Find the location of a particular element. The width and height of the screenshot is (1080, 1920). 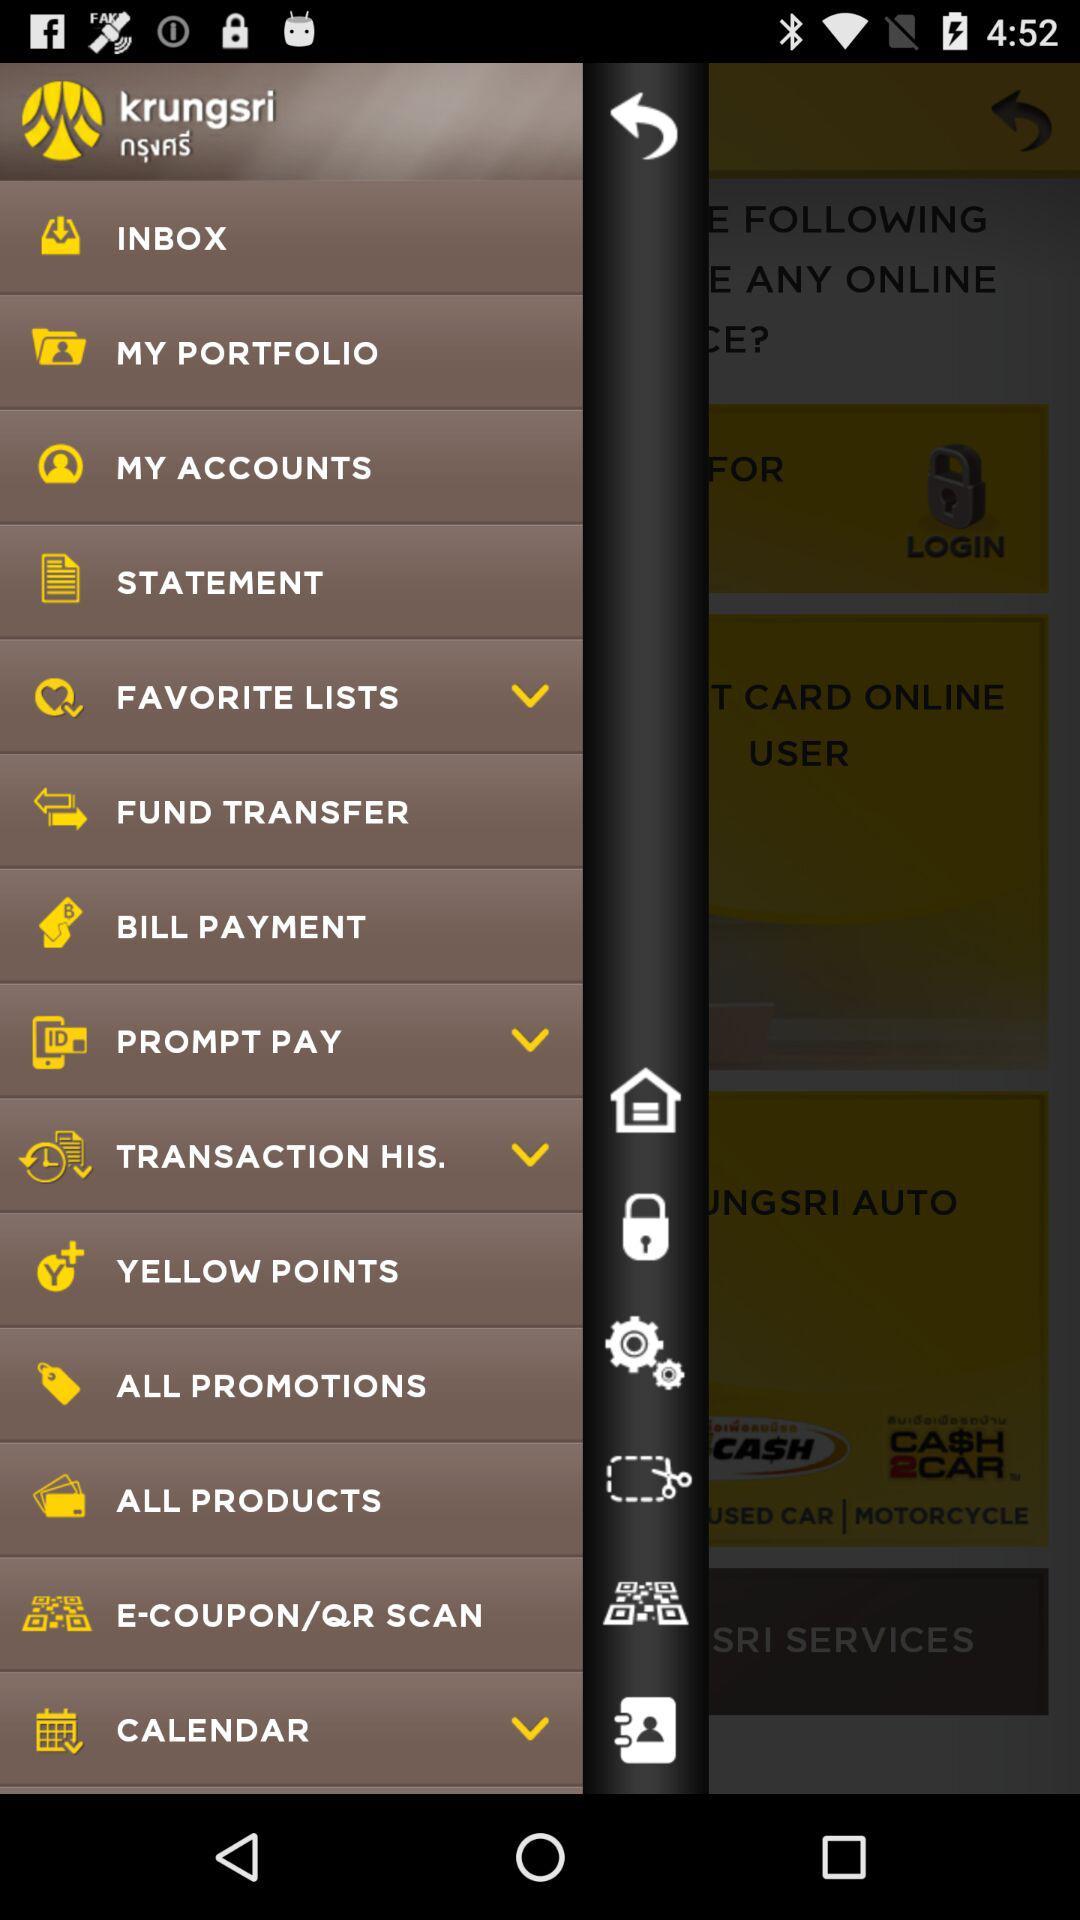

the follow icon is located at coordinates (645, 1851).